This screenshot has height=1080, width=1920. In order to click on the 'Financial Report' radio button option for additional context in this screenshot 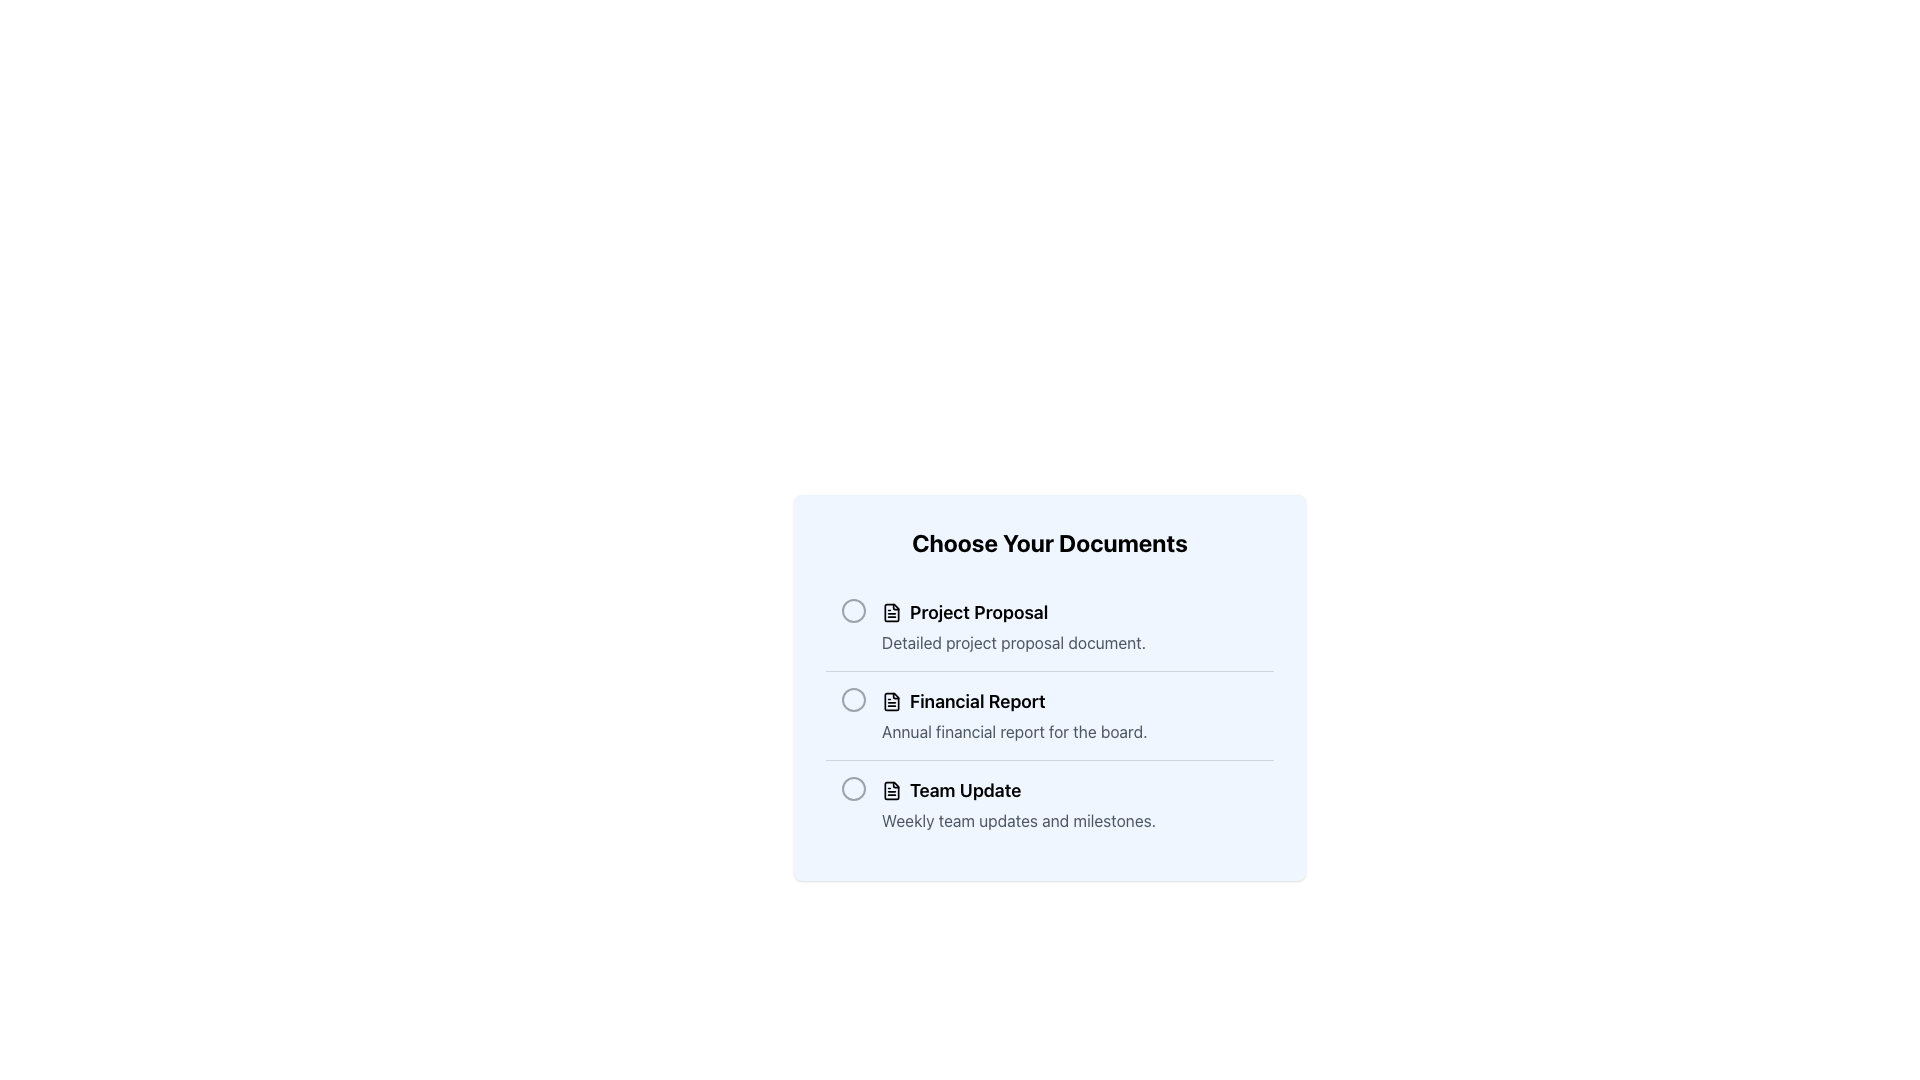, I will do `click(1049, 713)`.